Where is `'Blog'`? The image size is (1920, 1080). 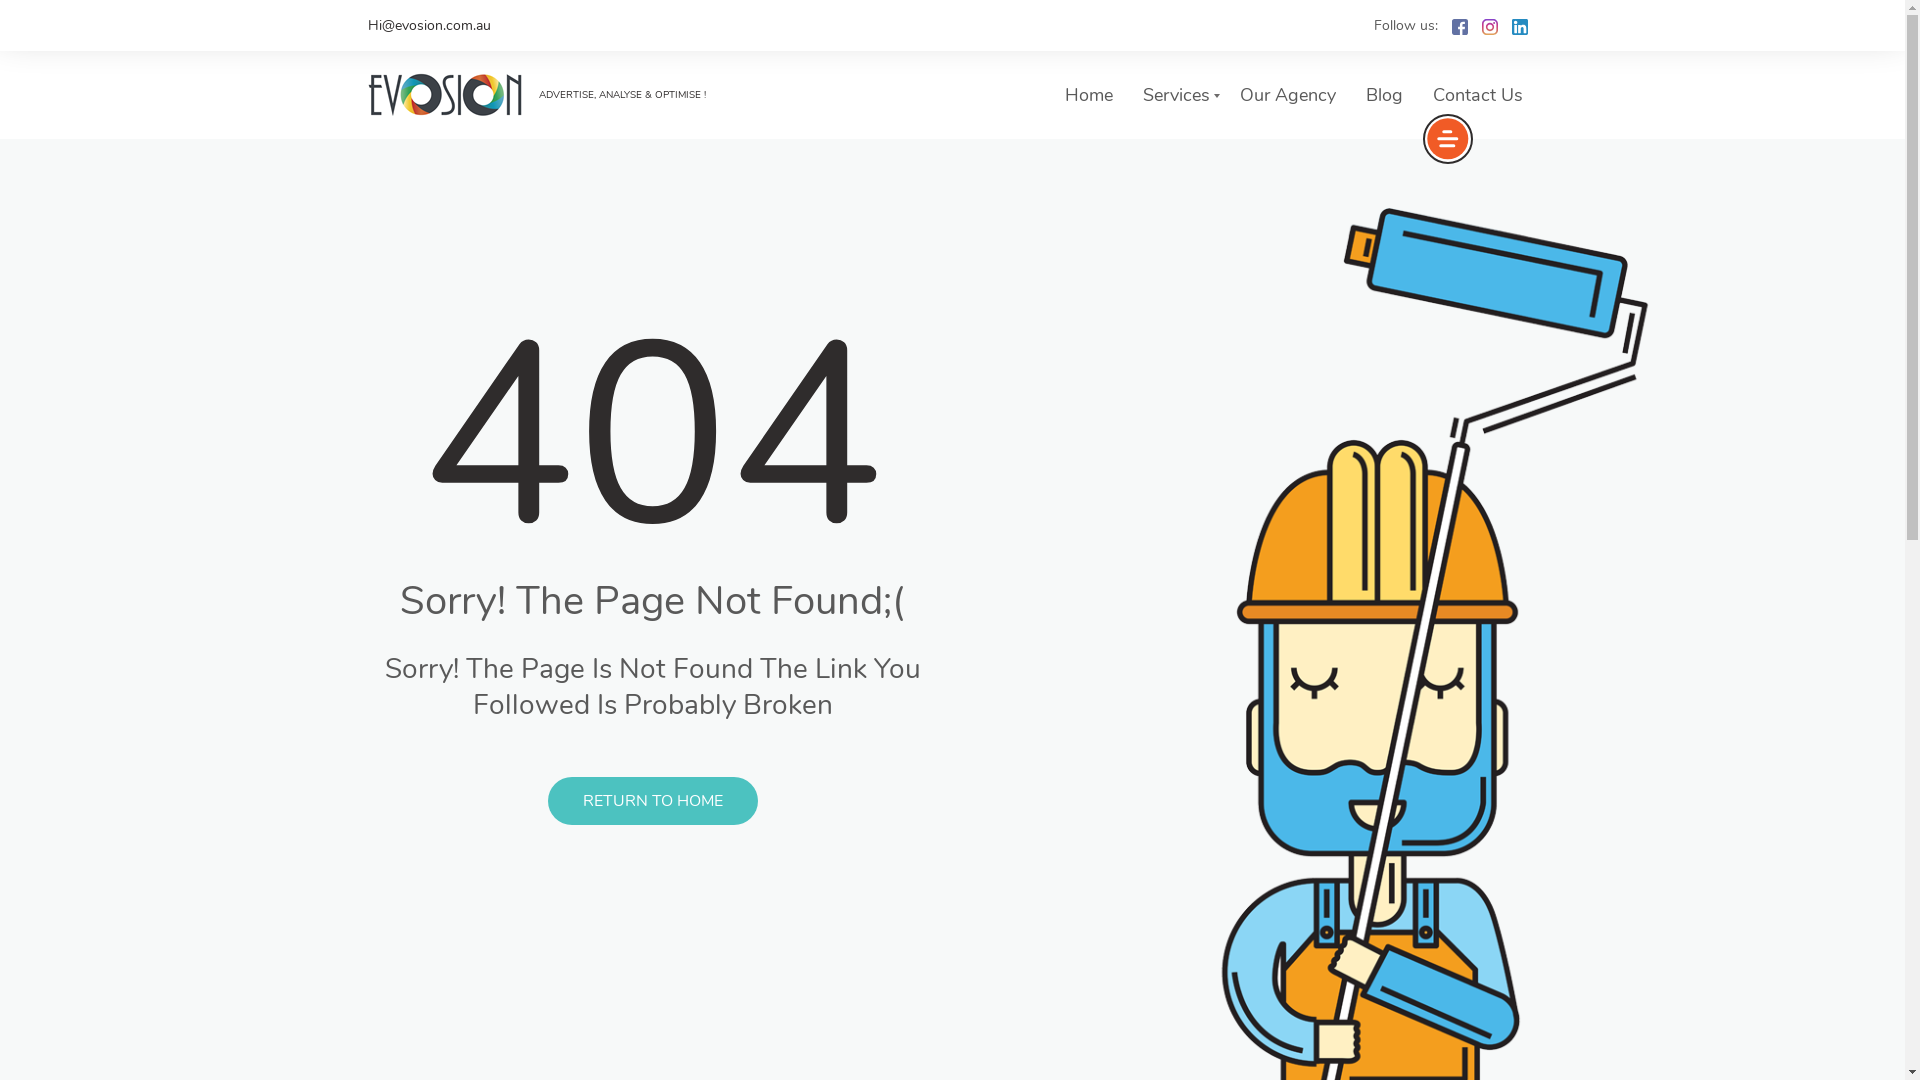
'Blog' is located at coordinates (1383, 95).